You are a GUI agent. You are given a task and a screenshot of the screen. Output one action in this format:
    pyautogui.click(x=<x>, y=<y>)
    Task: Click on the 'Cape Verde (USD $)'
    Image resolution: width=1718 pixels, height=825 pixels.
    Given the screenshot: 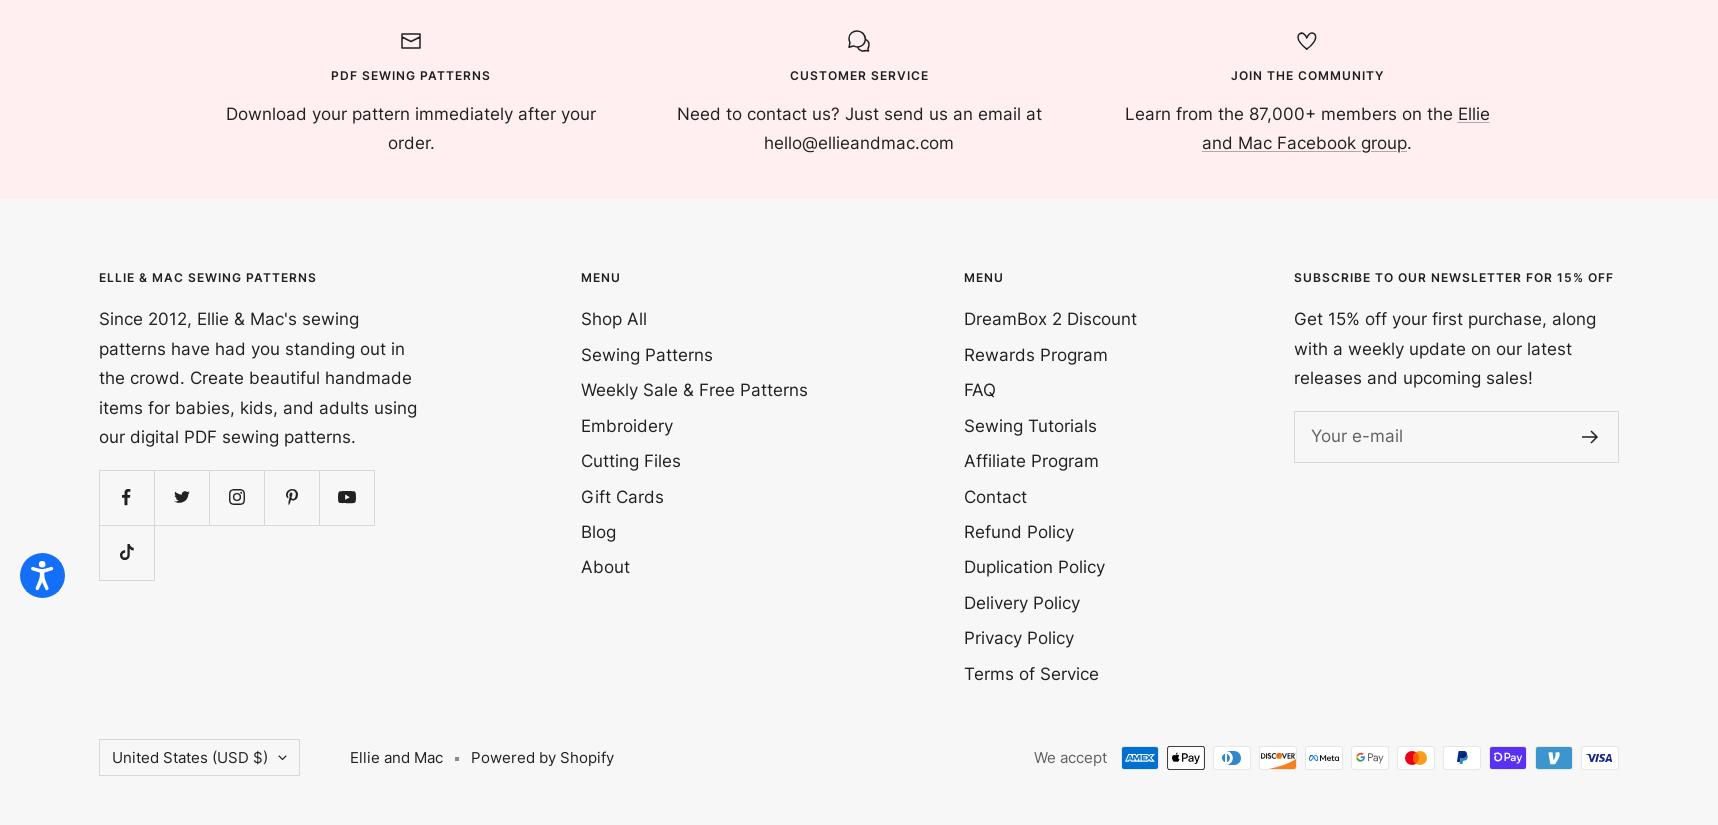 What is the action you would take?
    pyautogui.click(x=119, y=315)
    